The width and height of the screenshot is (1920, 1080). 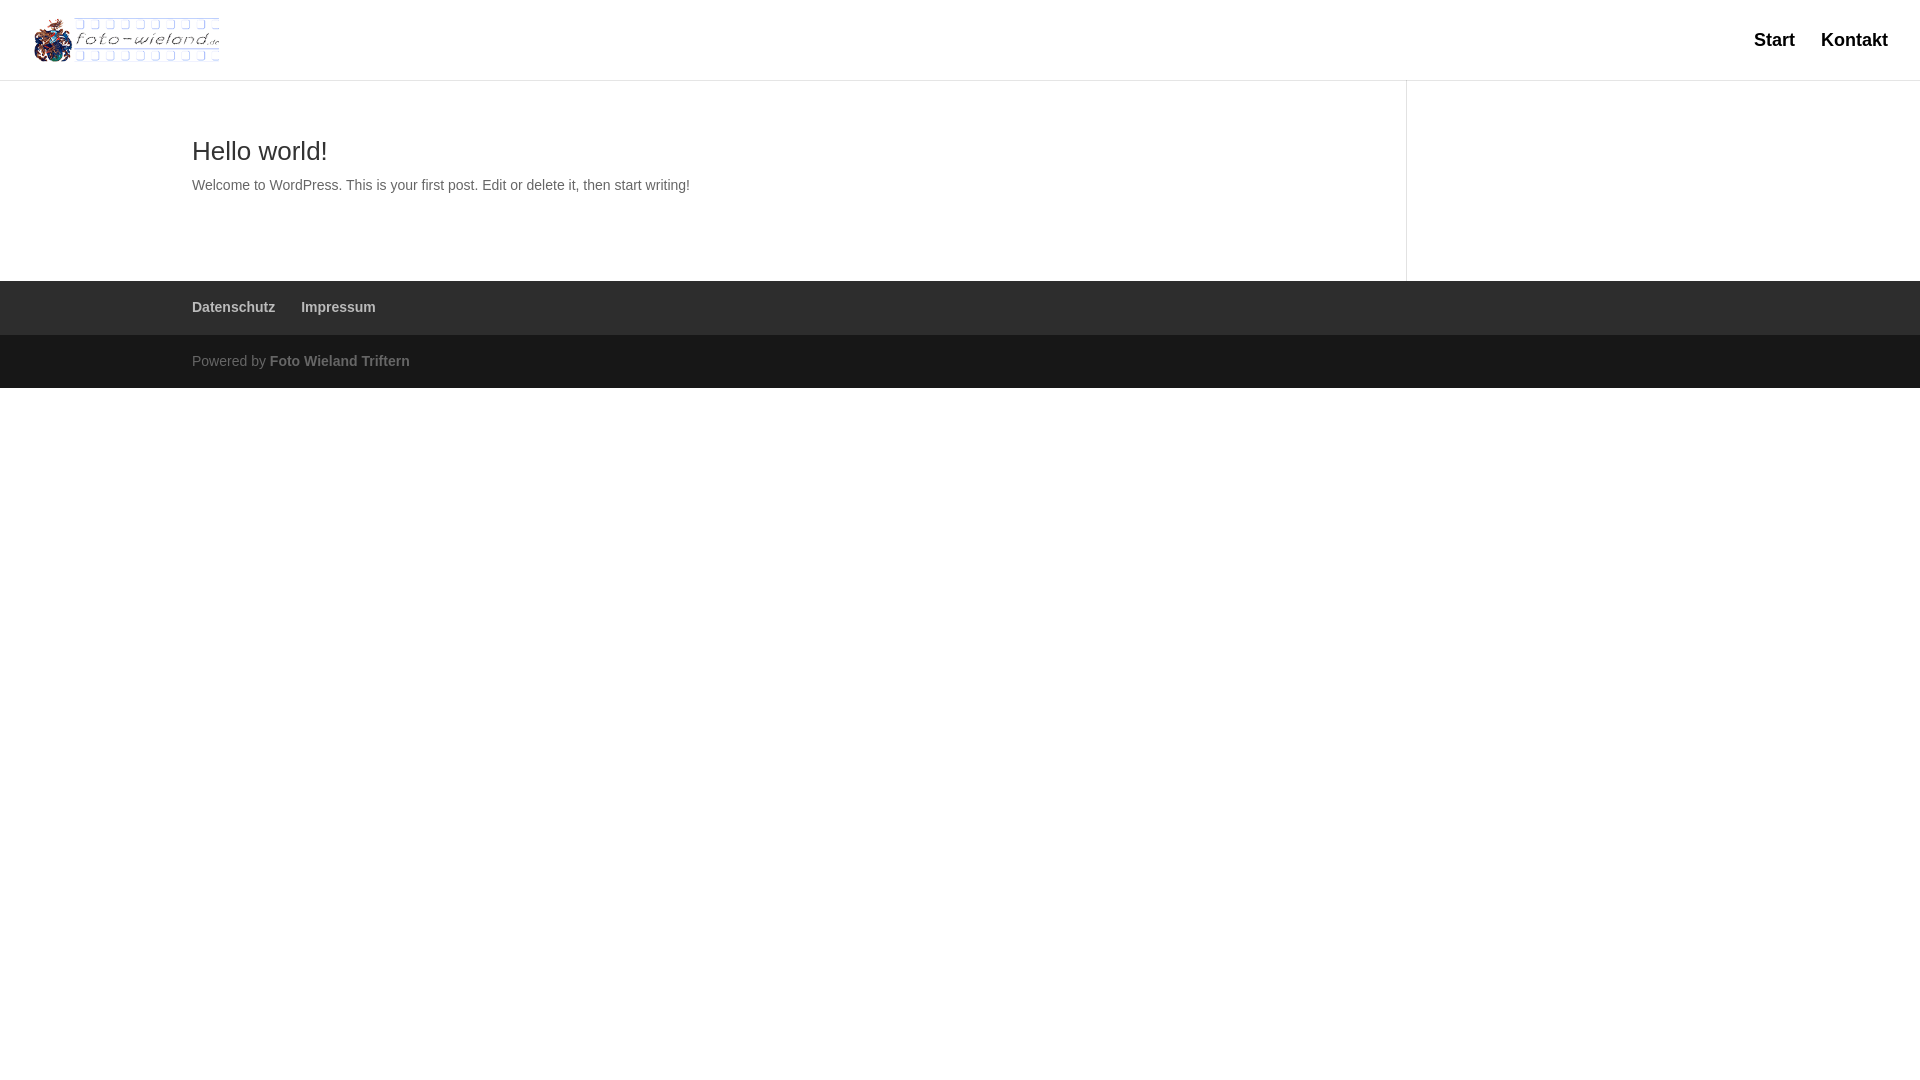 What do you see at coordinates (300, 307) in the screenshot?
I see `'Impressum'` at bounding box center [300, 307].